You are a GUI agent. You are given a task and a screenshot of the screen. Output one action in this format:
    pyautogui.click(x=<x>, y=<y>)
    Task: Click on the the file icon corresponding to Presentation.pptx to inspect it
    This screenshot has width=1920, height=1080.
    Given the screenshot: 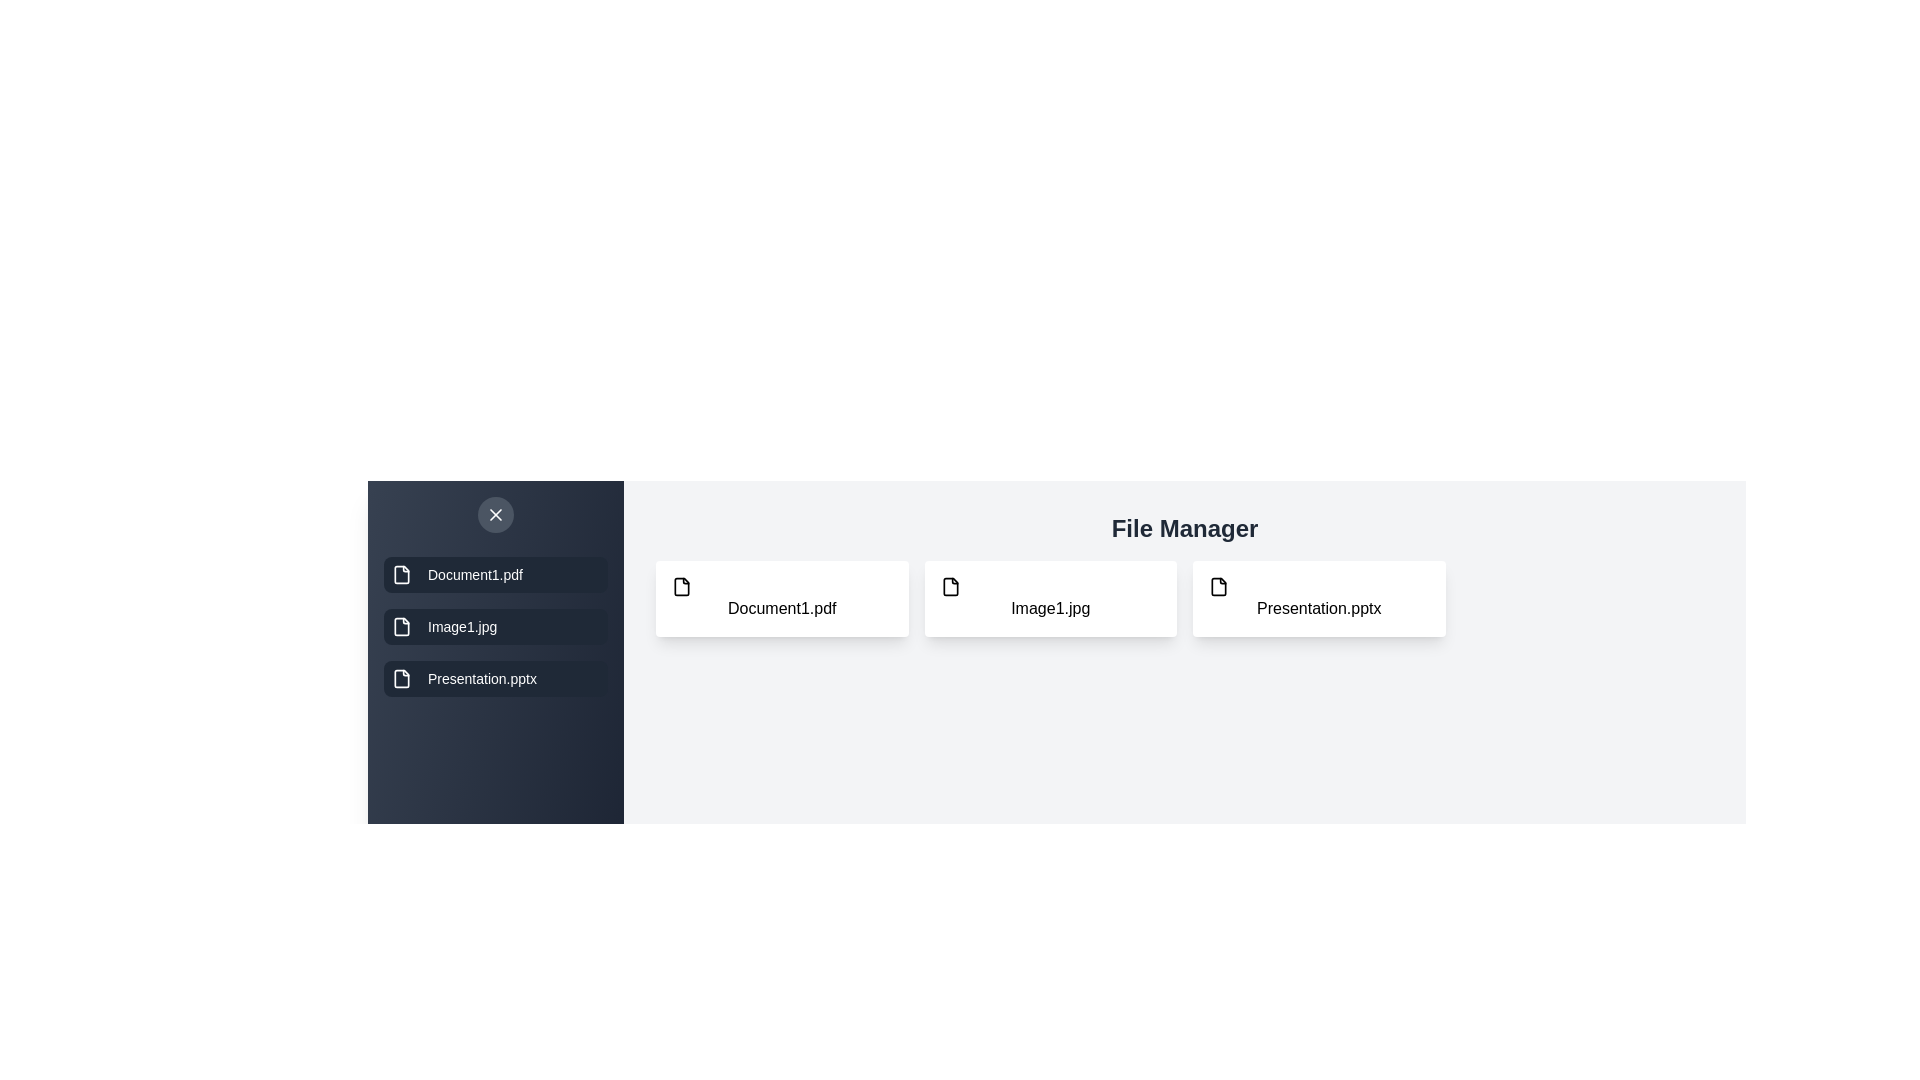 What is the action you would take?
    pyautogui.click(x=1319, y=597)
    